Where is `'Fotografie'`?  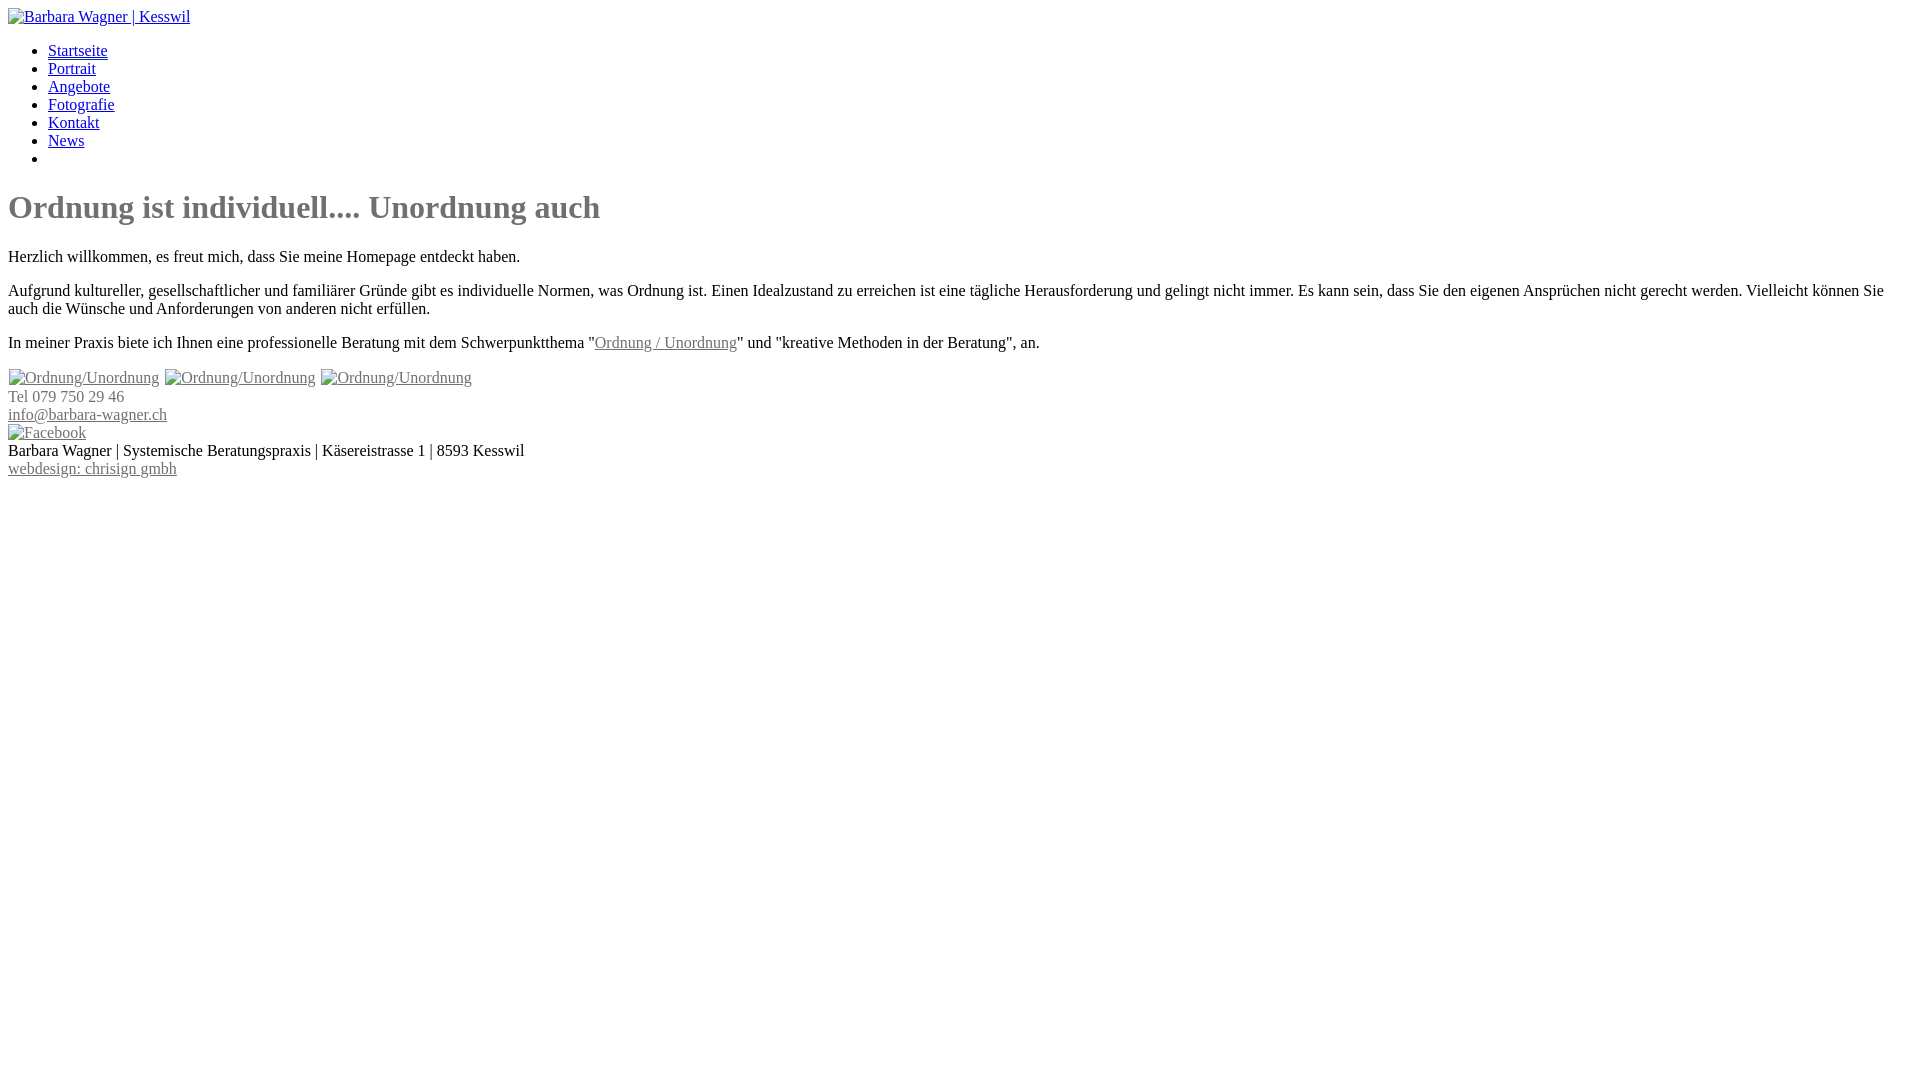 'Fotografie' is located at coordinates (80, 104).